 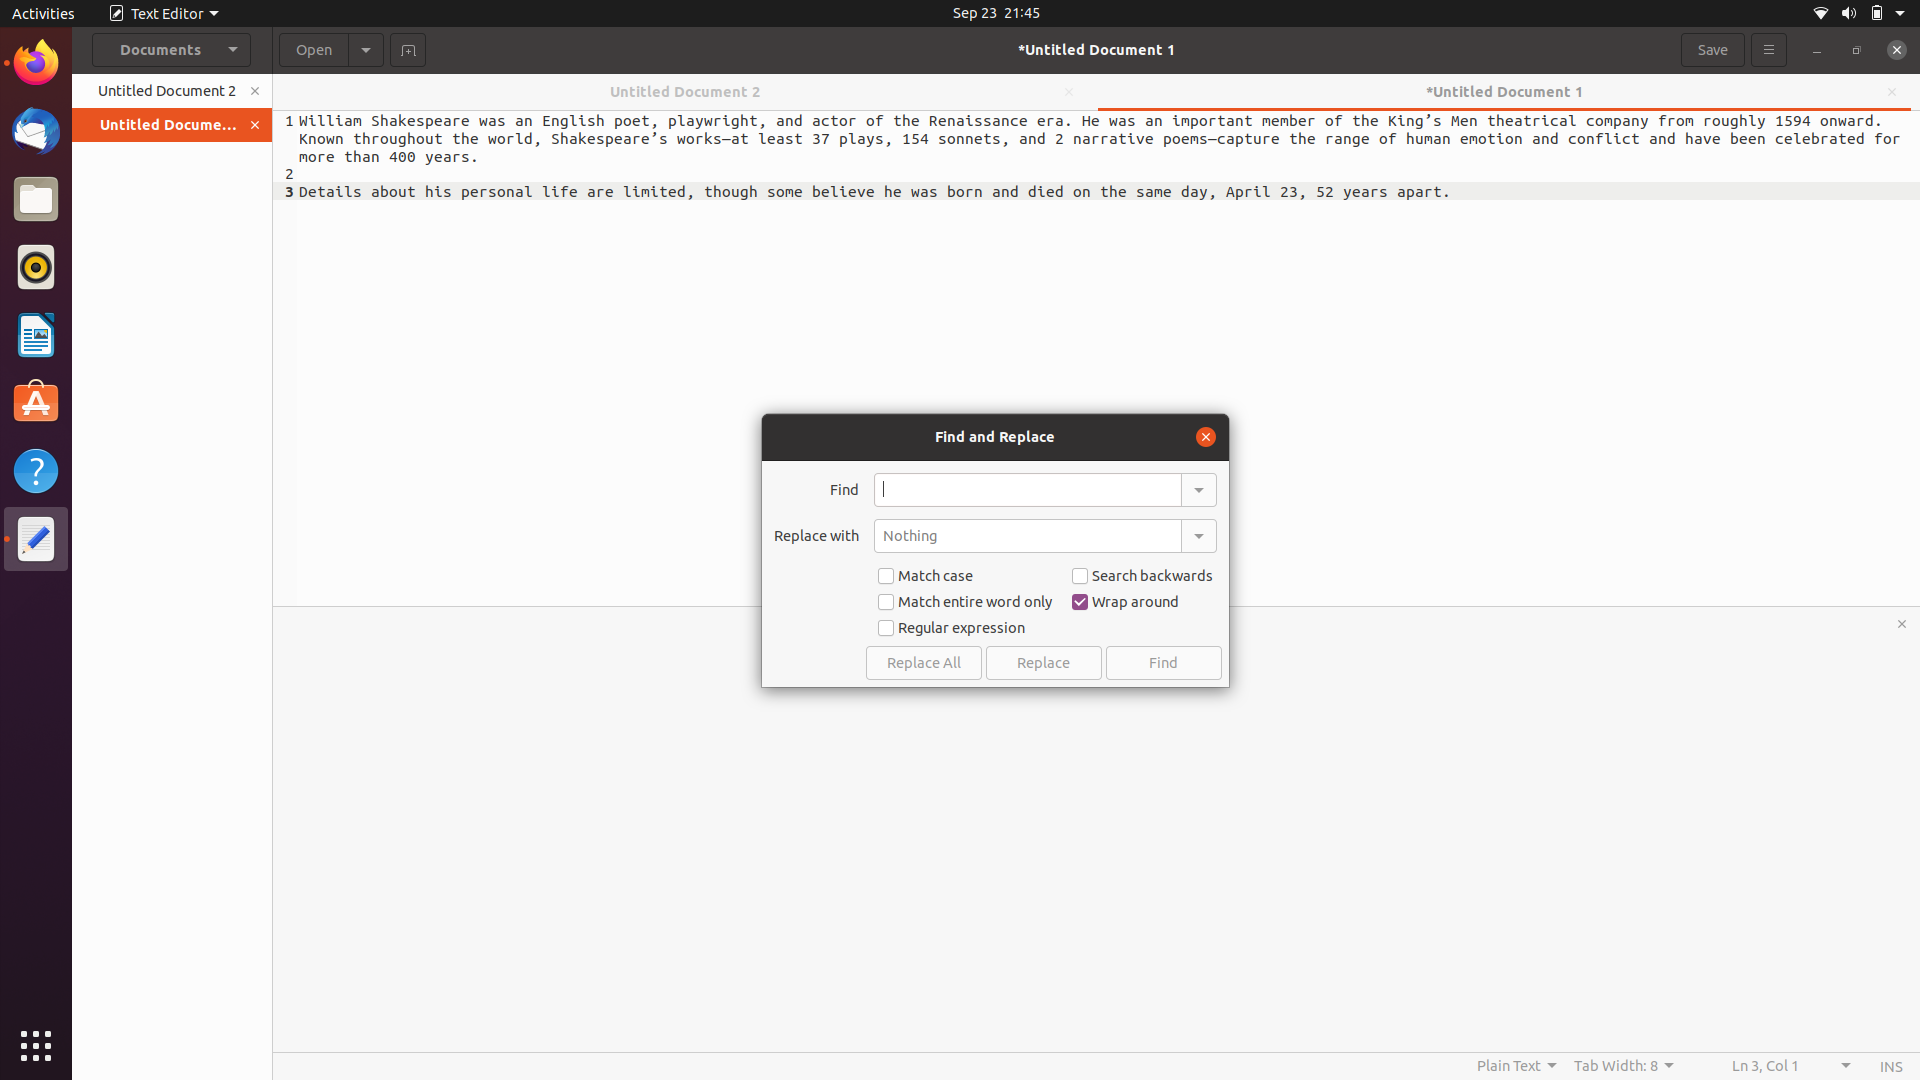 I want to click on all words starting with "an" in the document, so click(x=1027, y=489).